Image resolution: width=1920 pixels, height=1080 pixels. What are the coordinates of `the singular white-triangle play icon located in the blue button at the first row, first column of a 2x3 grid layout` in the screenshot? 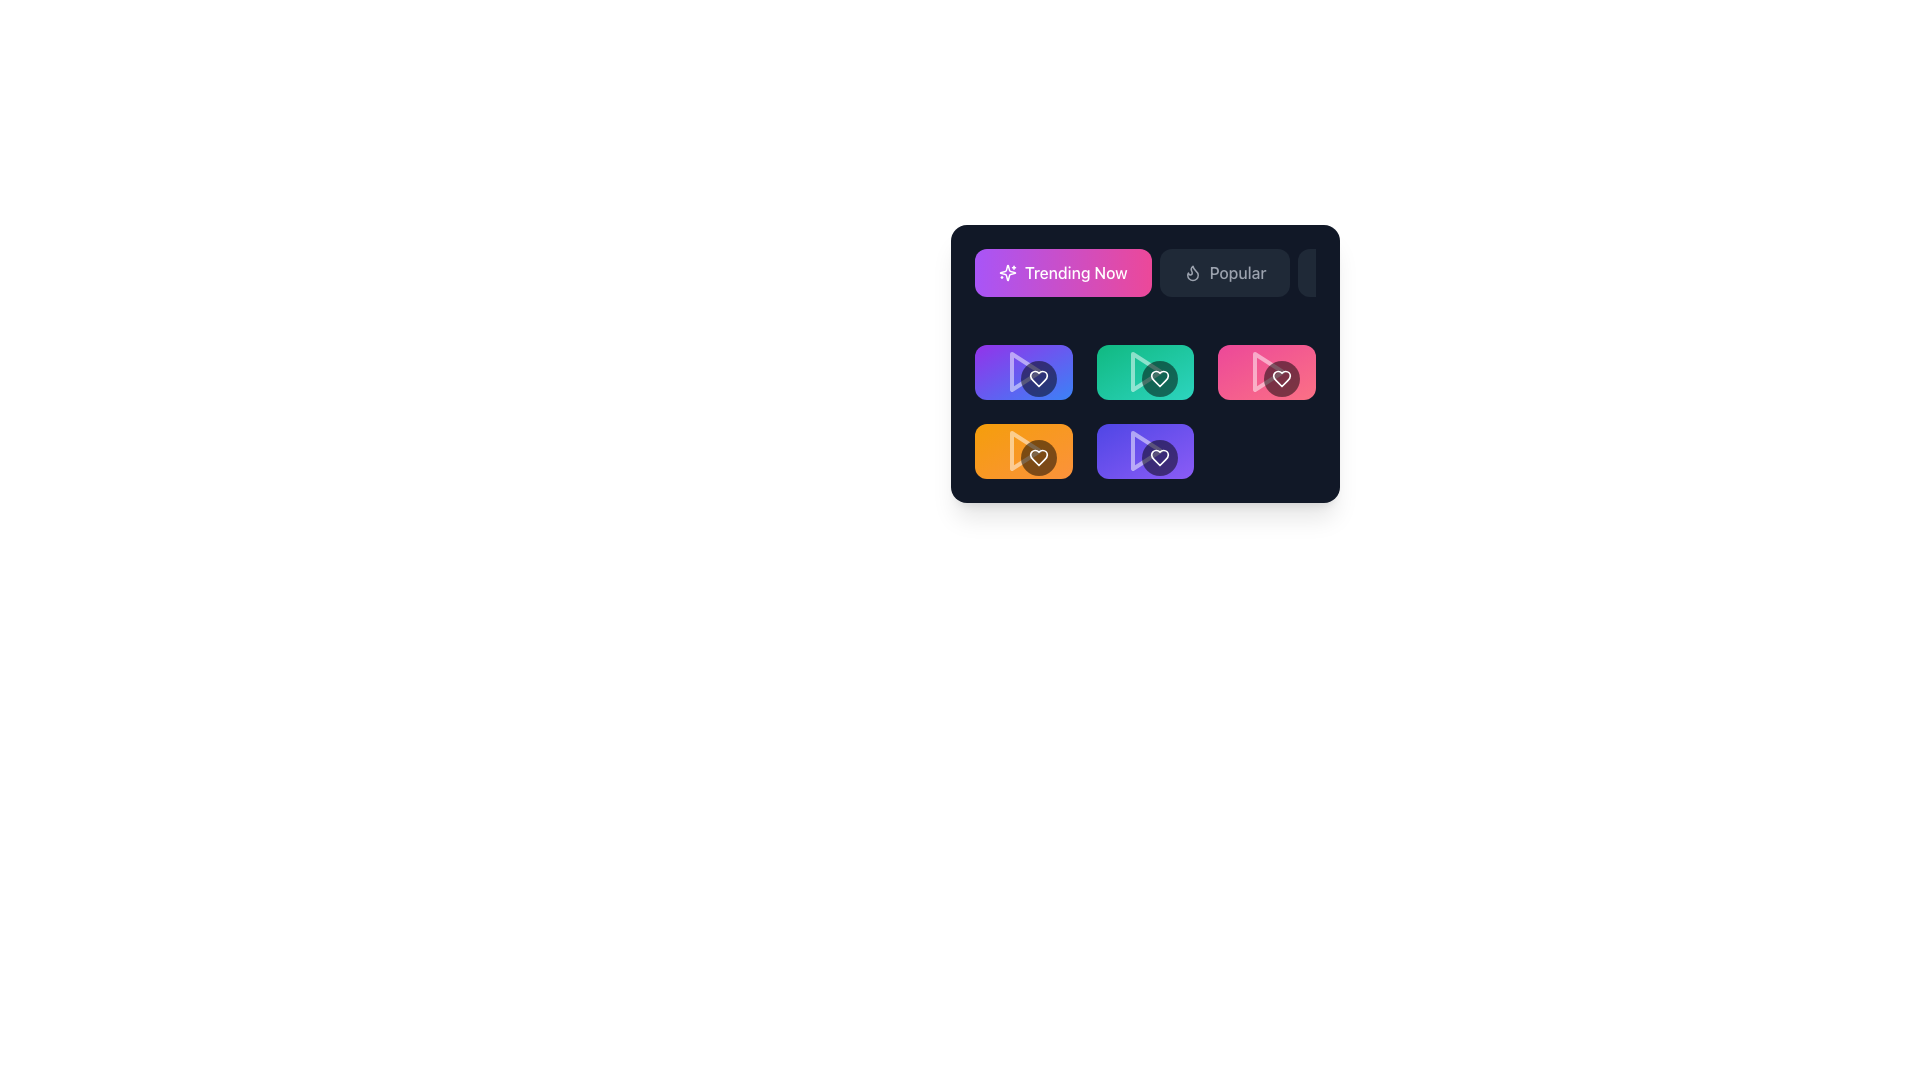 It's located at (1025, 372).